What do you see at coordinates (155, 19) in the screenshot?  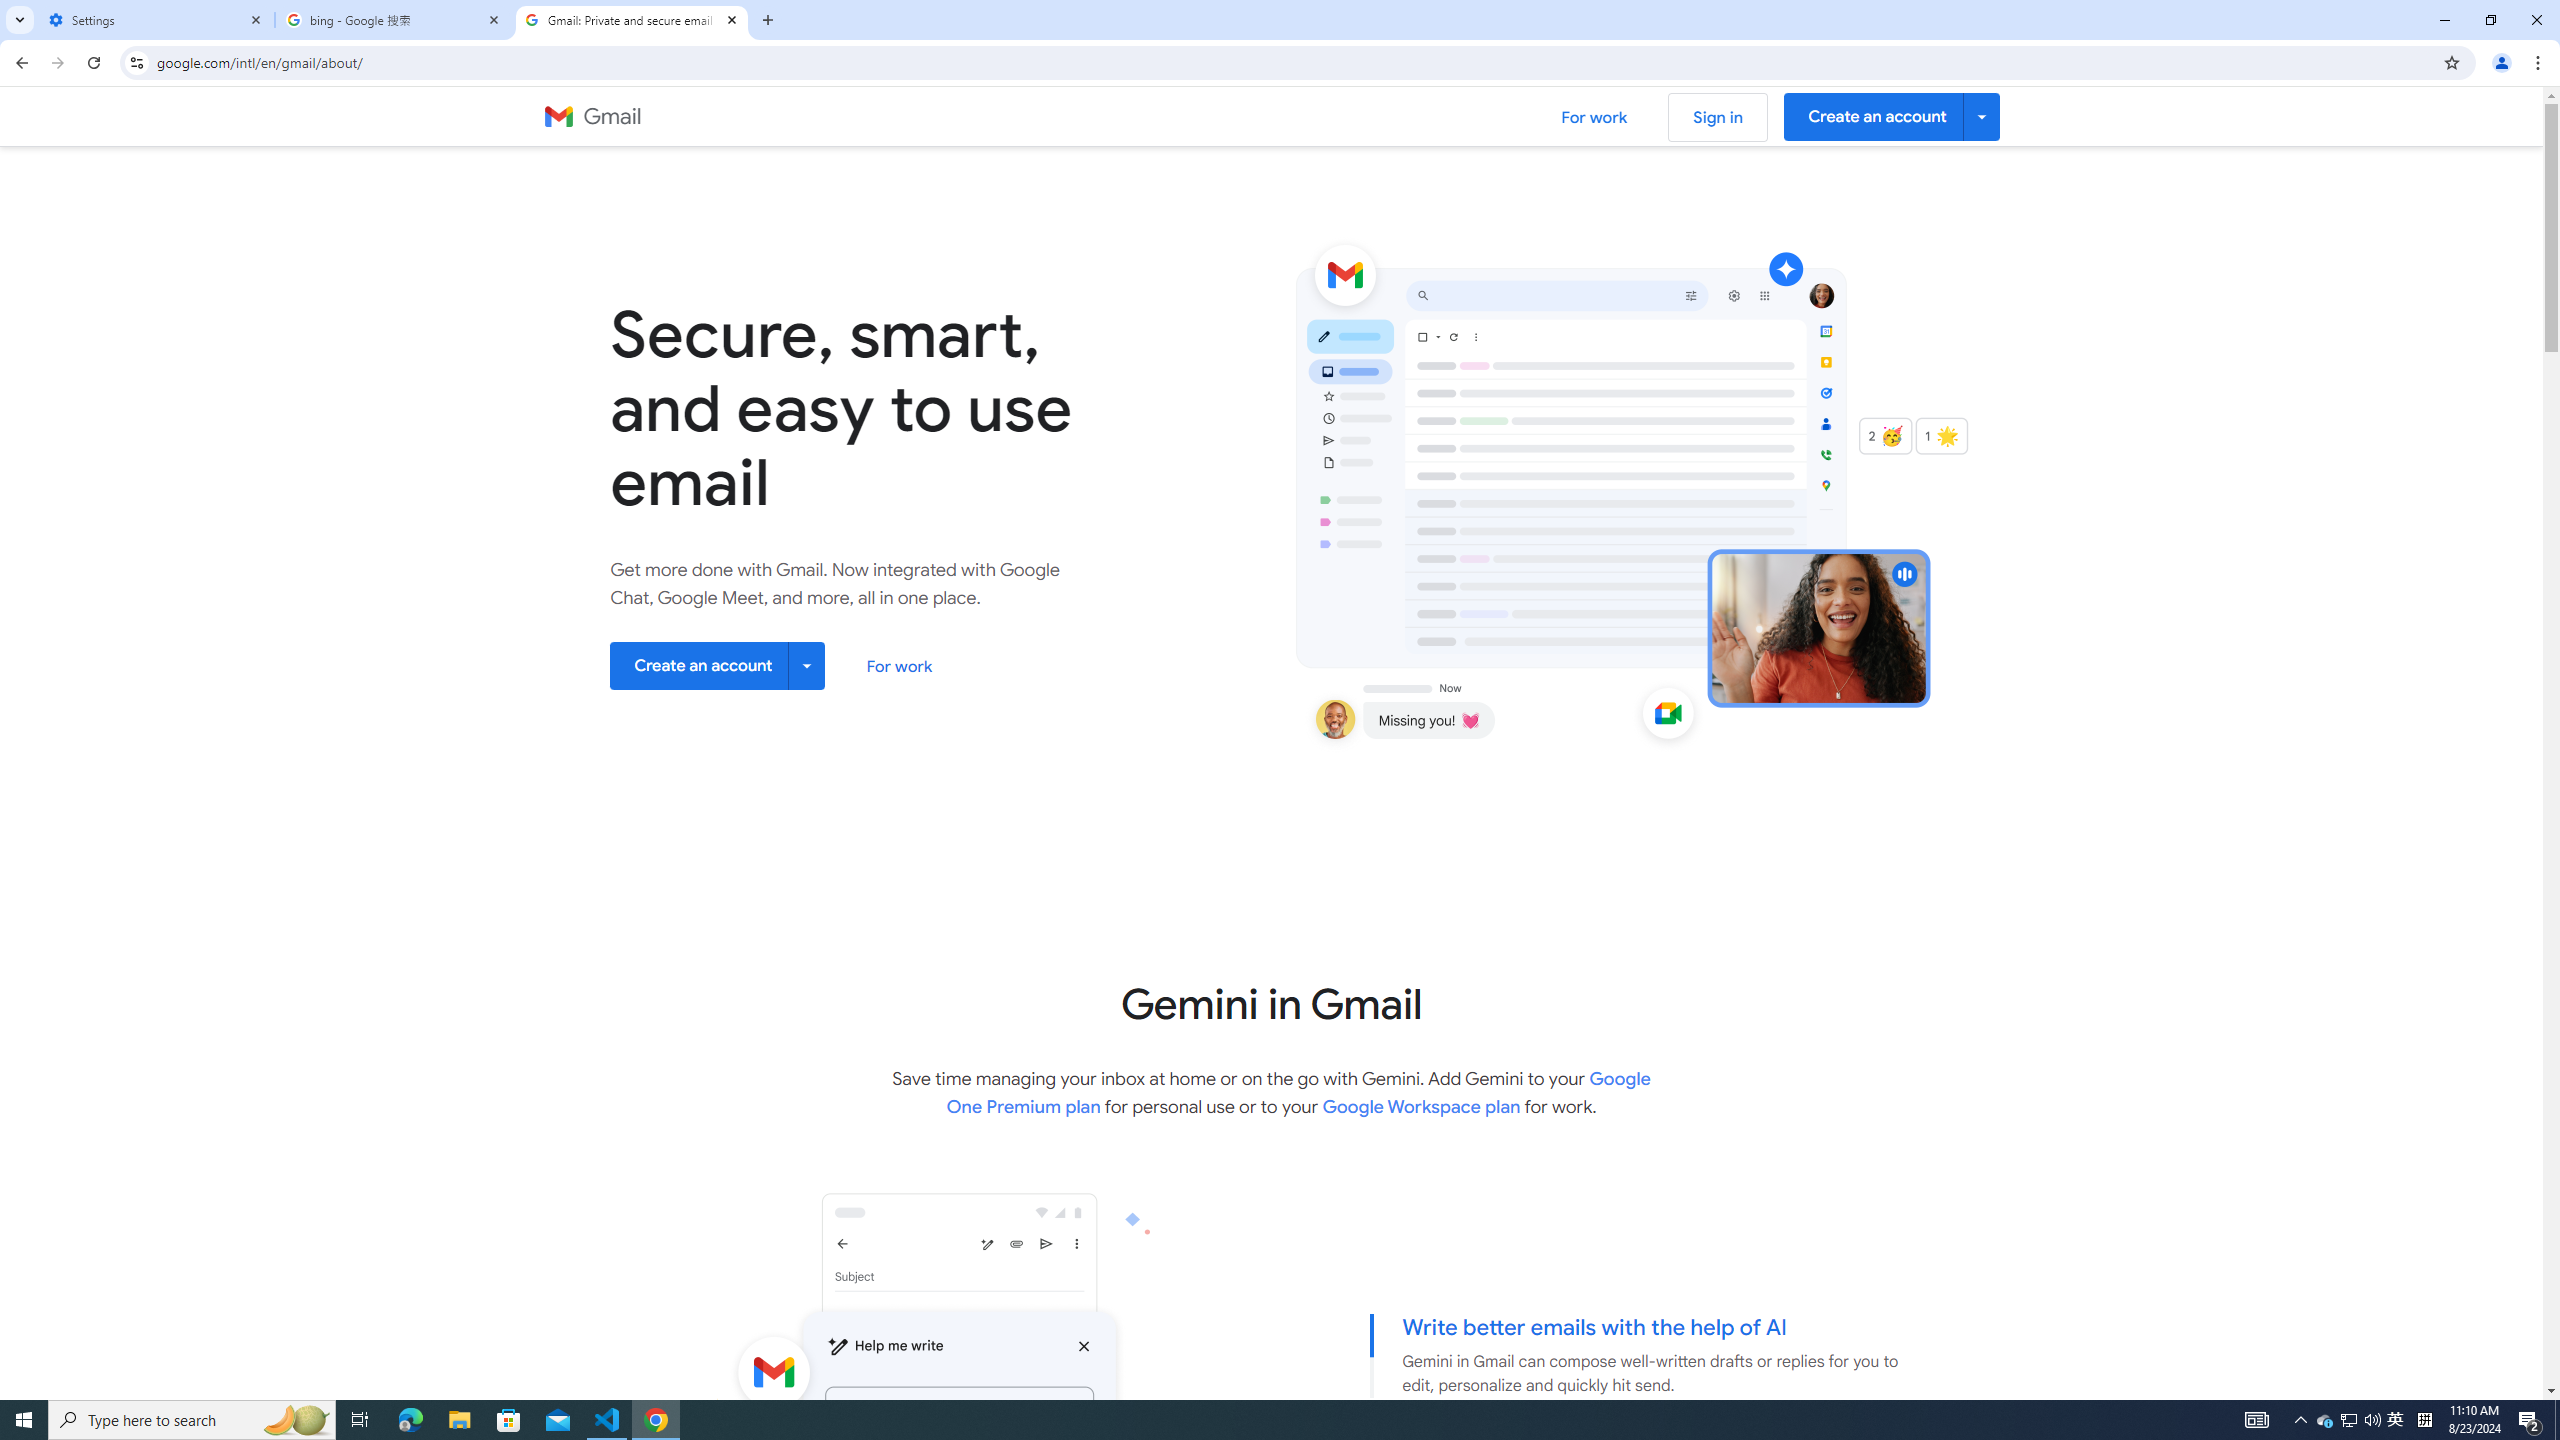 I see `'Settings'` at bounding box center [155, 19].